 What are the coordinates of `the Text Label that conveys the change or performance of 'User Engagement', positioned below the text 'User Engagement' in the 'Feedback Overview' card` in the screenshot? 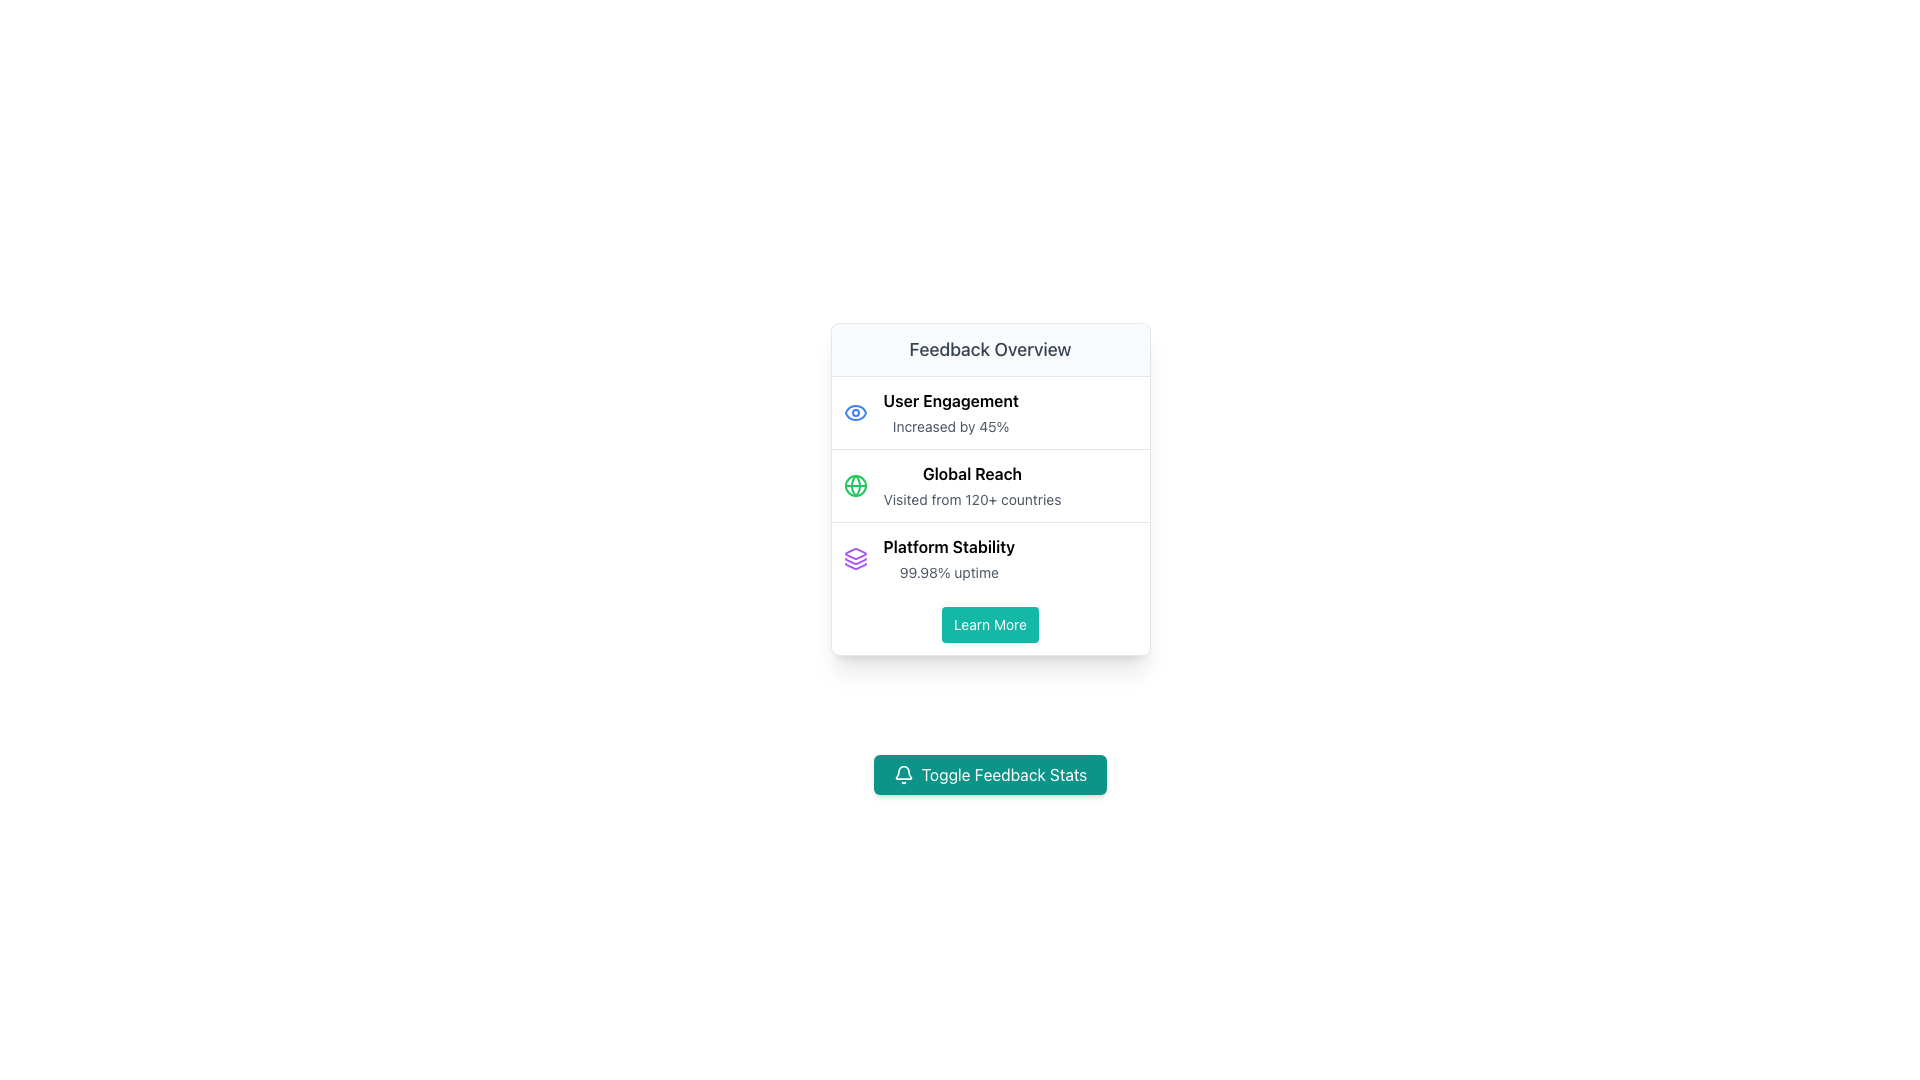 It's located at (950, 426).